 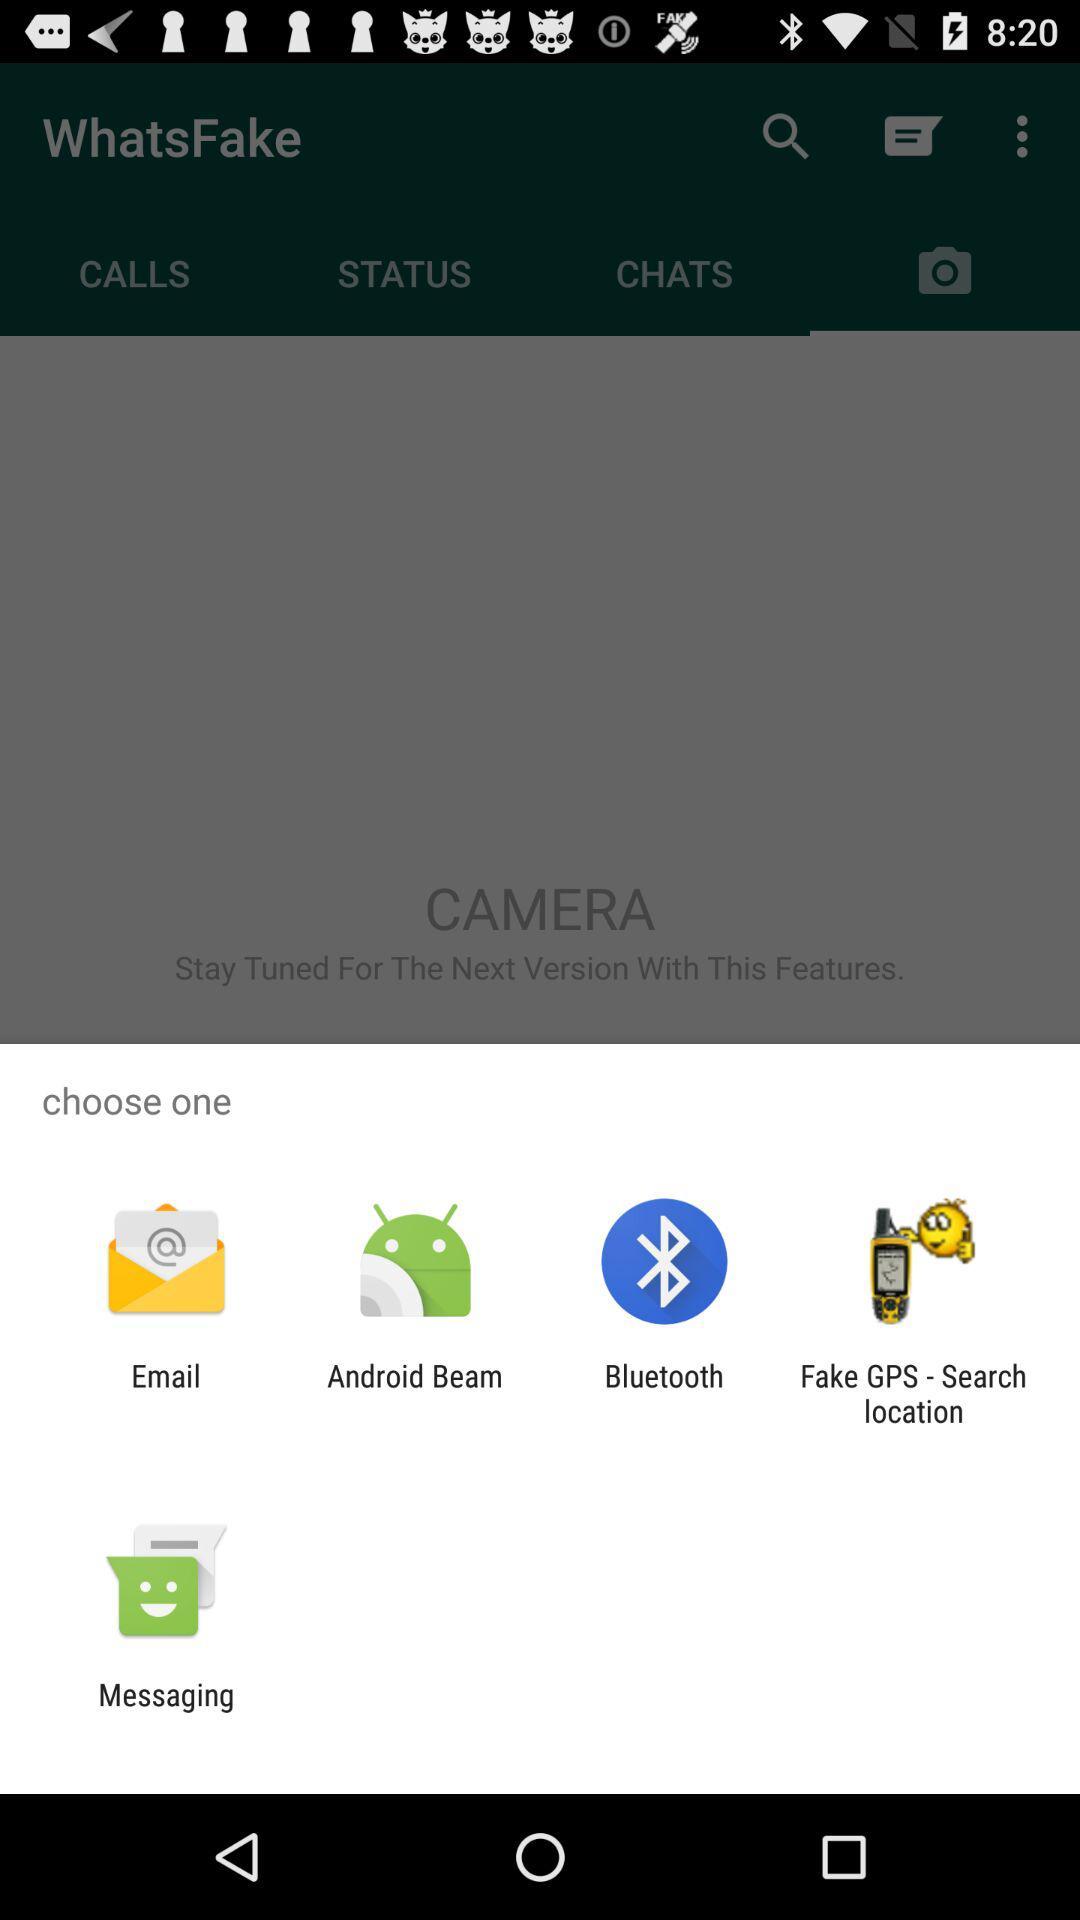 I want to click on app to the right of the email icon, so click(x=414, y=1392).